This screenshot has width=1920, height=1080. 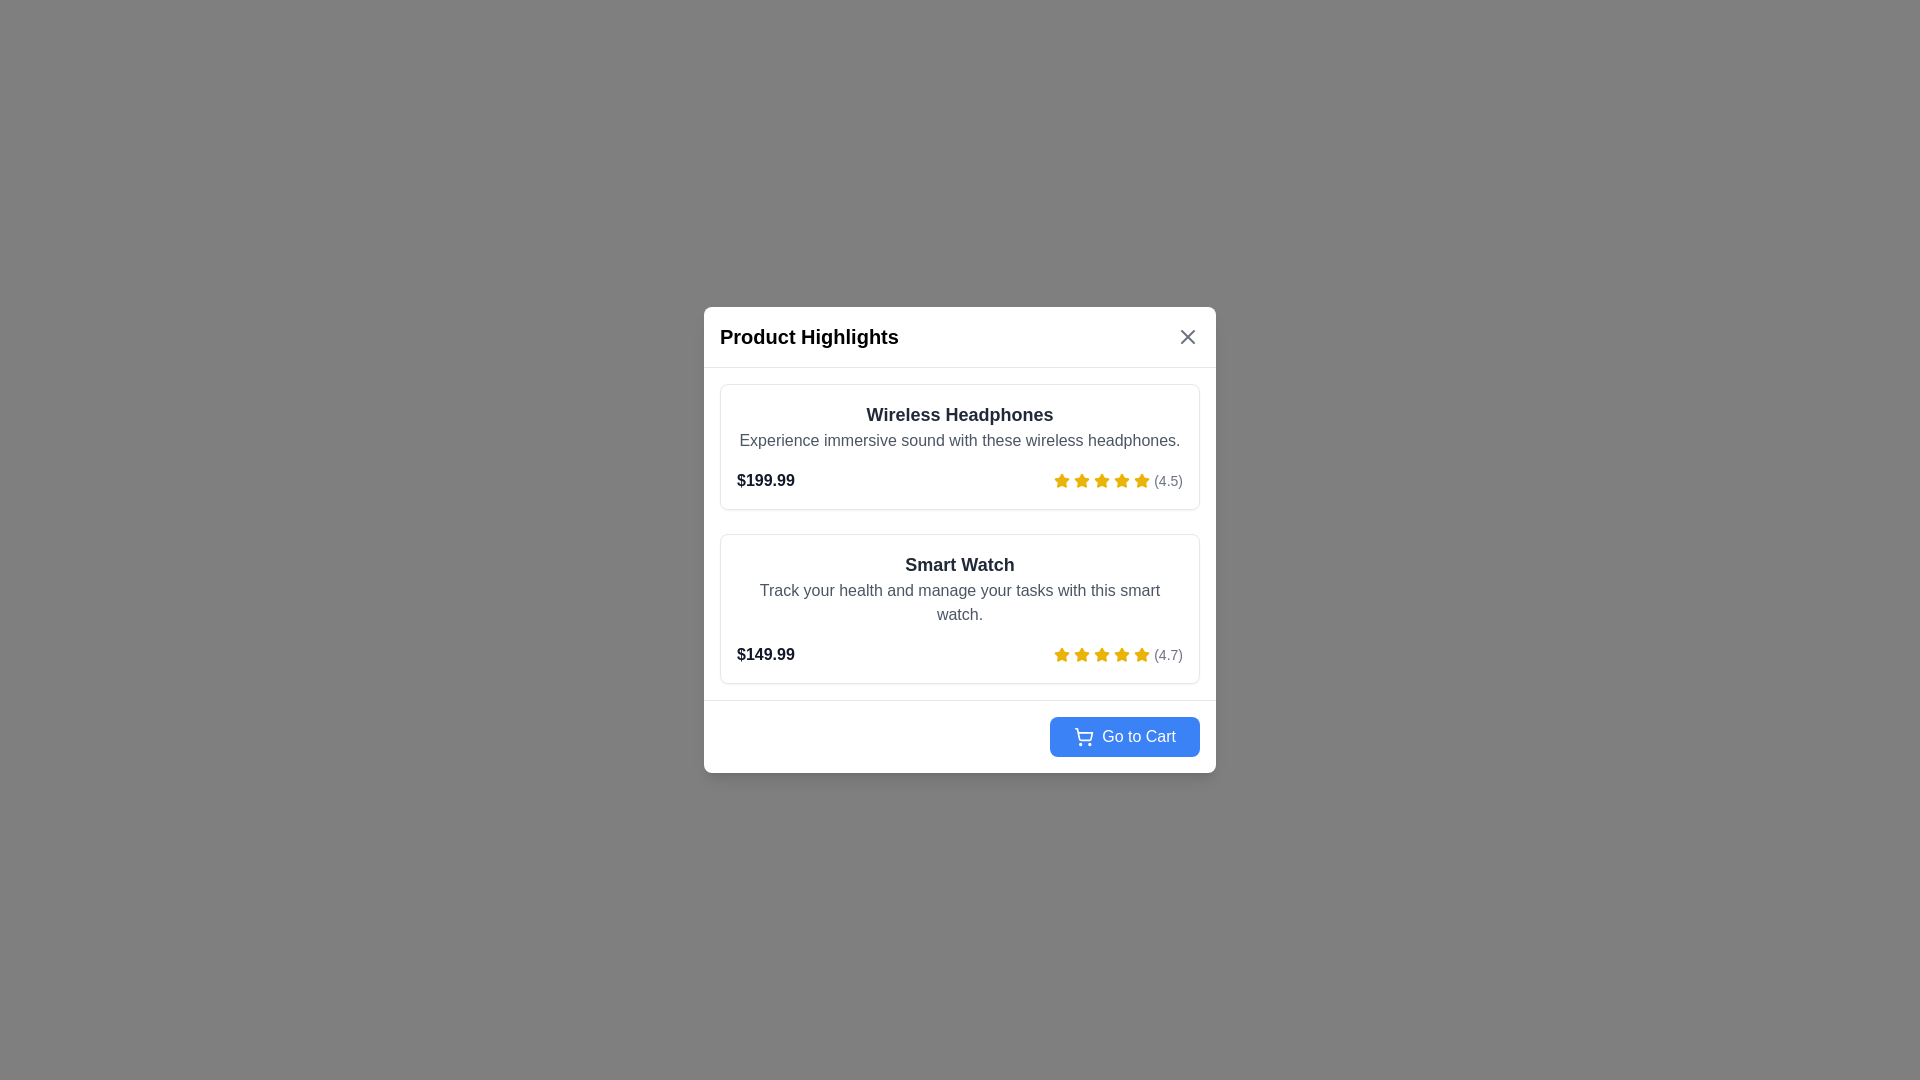 What do you see at coordinates (1139, 736) in the screenshot?
I see `the text label on the blue button located at the bottom-right corner of the modal that serves as a navigation button to proceed to the shopping cart page` at bounding box center [1139, 736].